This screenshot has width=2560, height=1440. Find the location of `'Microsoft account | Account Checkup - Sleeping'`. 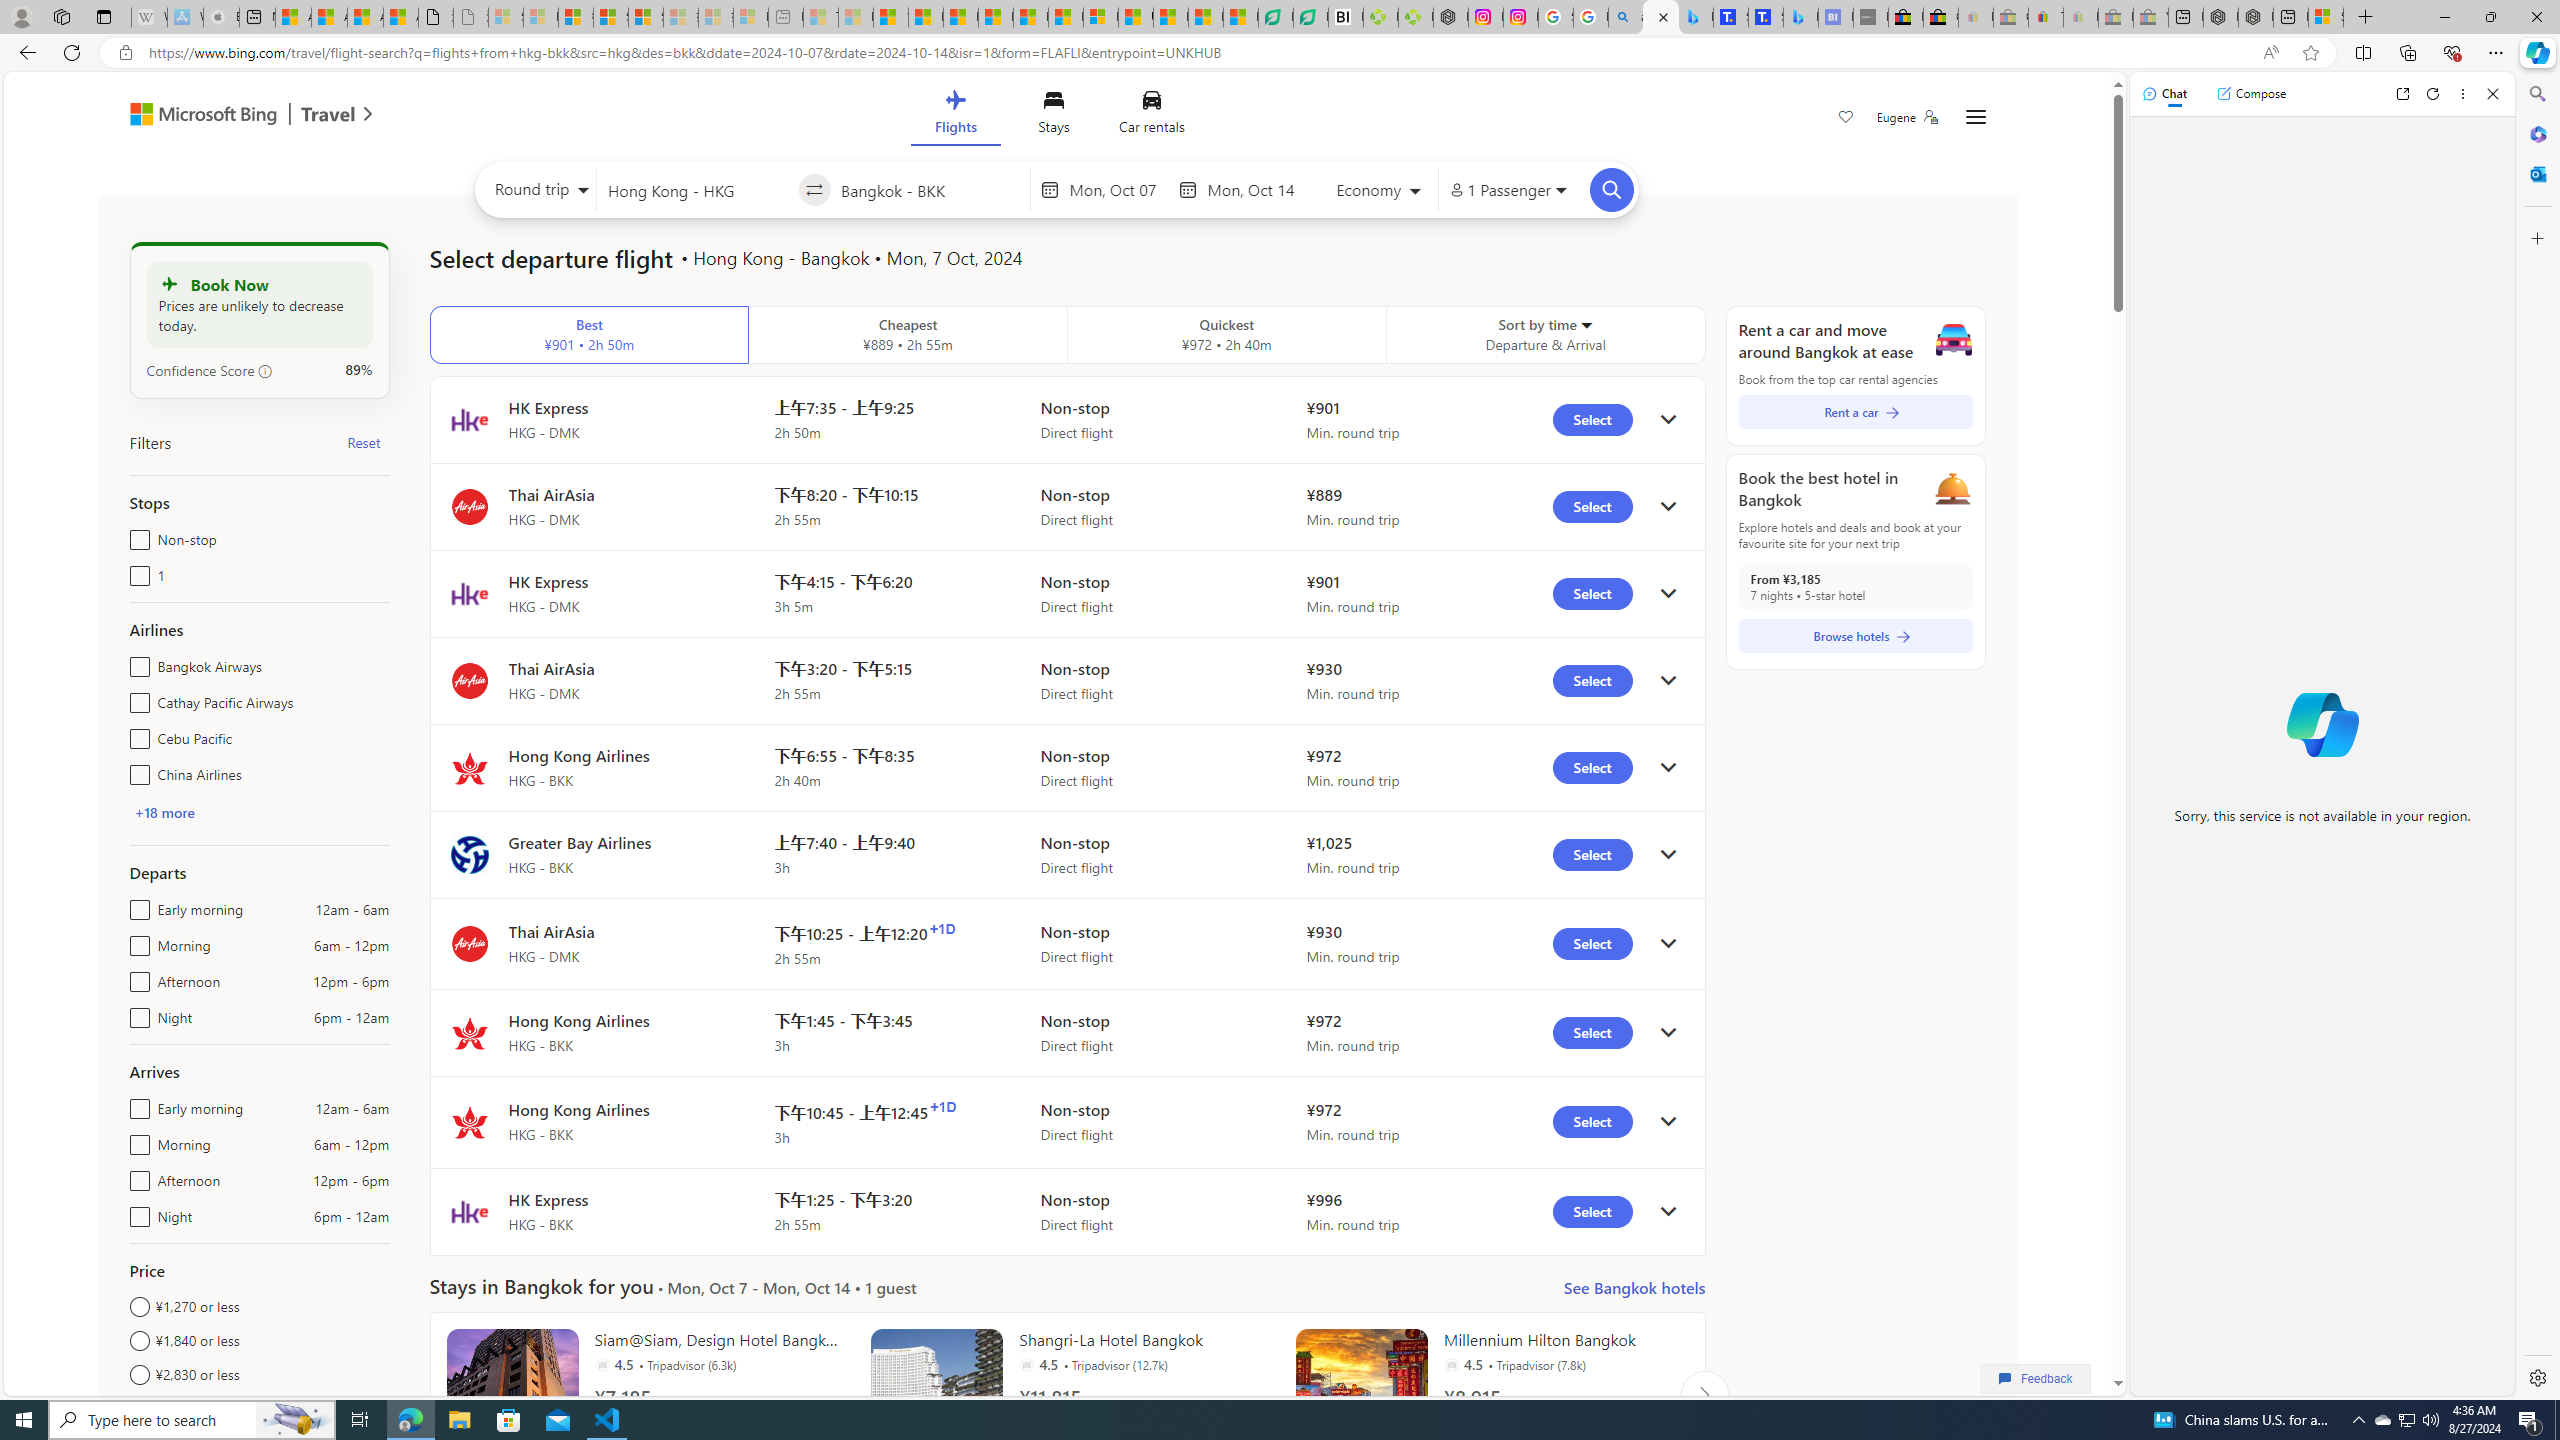

'Microsoft account | Account Checkup - Sleeping' is located at coordinates (750, 16).